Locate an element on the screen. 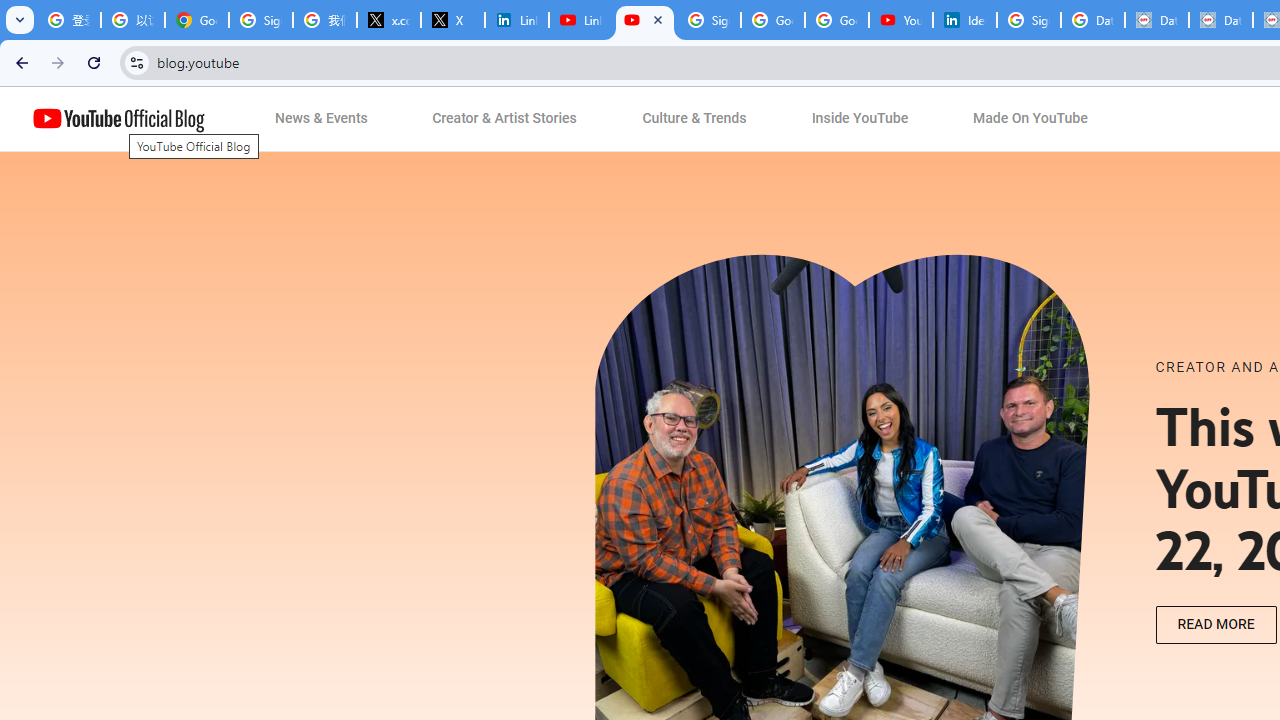 The image size is (1280, 720). 'News & Events' is located at coordinates (321, 119).